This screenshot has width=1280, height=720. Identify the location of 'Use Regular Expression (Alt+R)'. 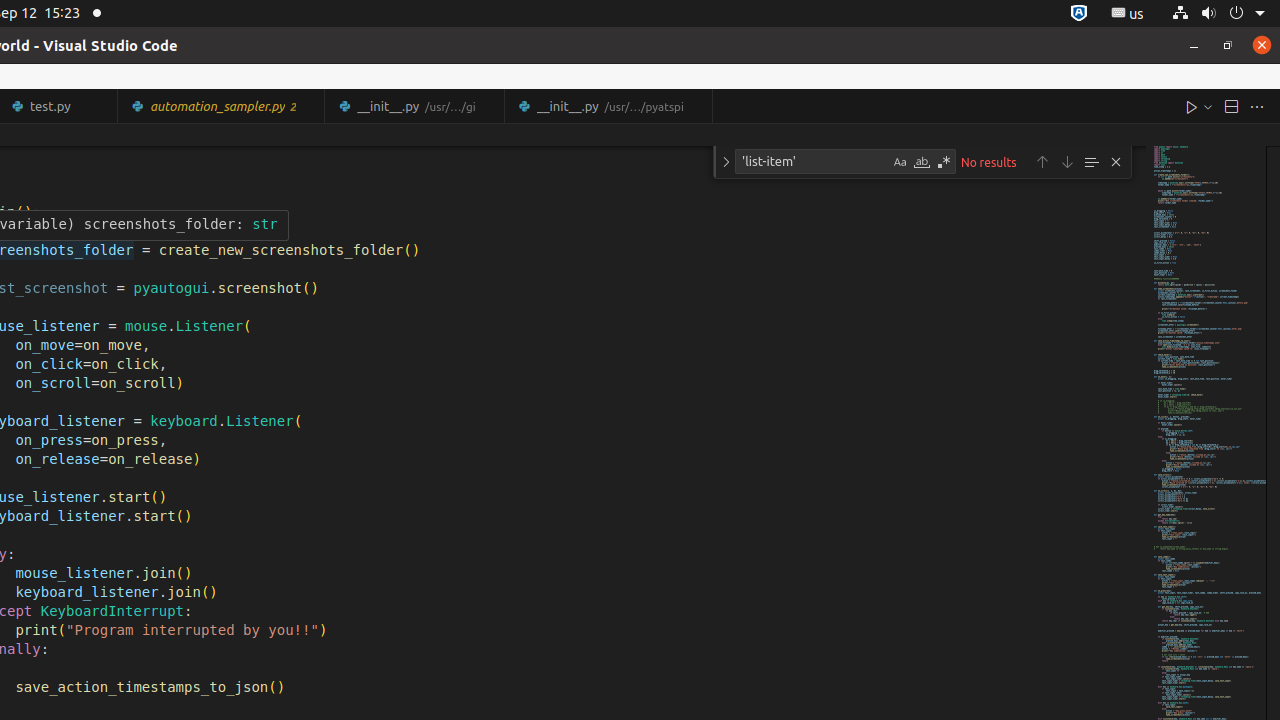
(943, 161).